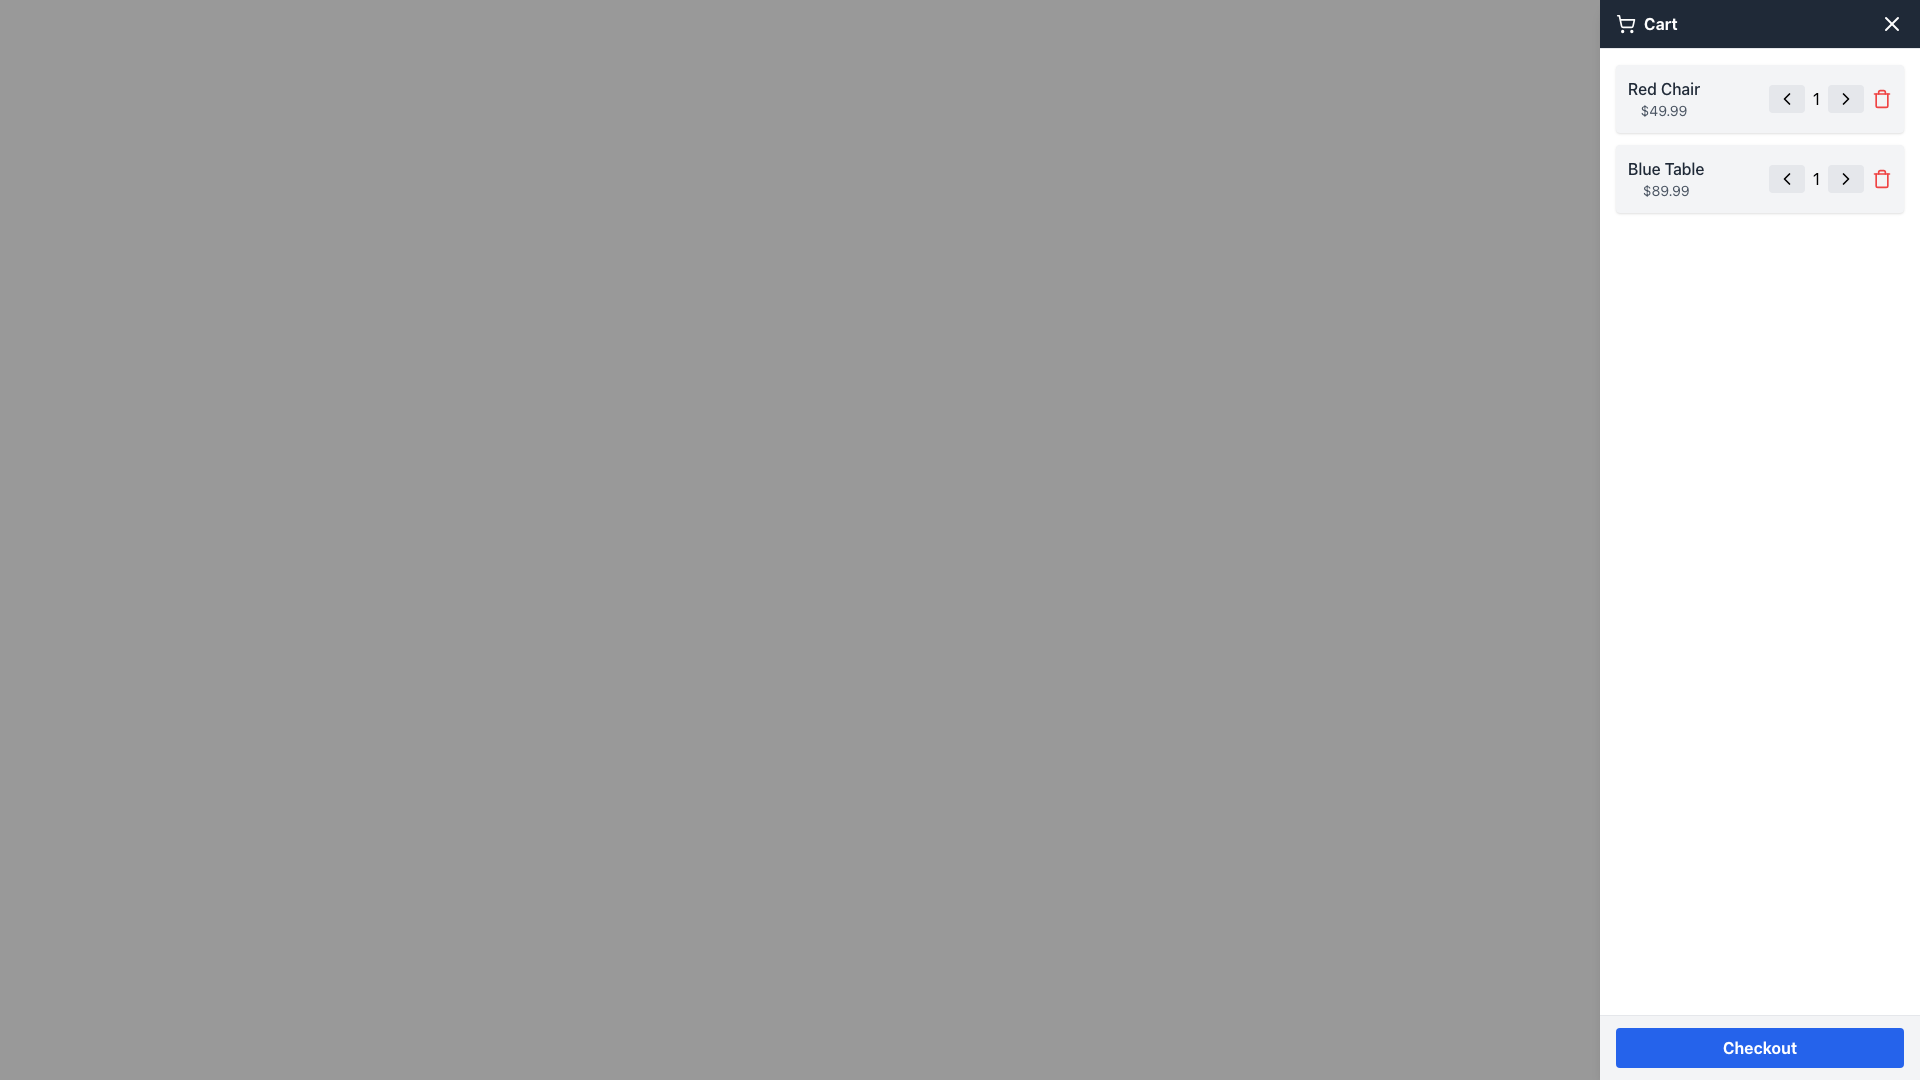 This screenshot has width=1920, height=1080. Describe the element at coordinates (1786, 177) in the screenshot. I see `the decrement button for the 'Blue Table' item in the cart to visualize the change in background color` at that location.